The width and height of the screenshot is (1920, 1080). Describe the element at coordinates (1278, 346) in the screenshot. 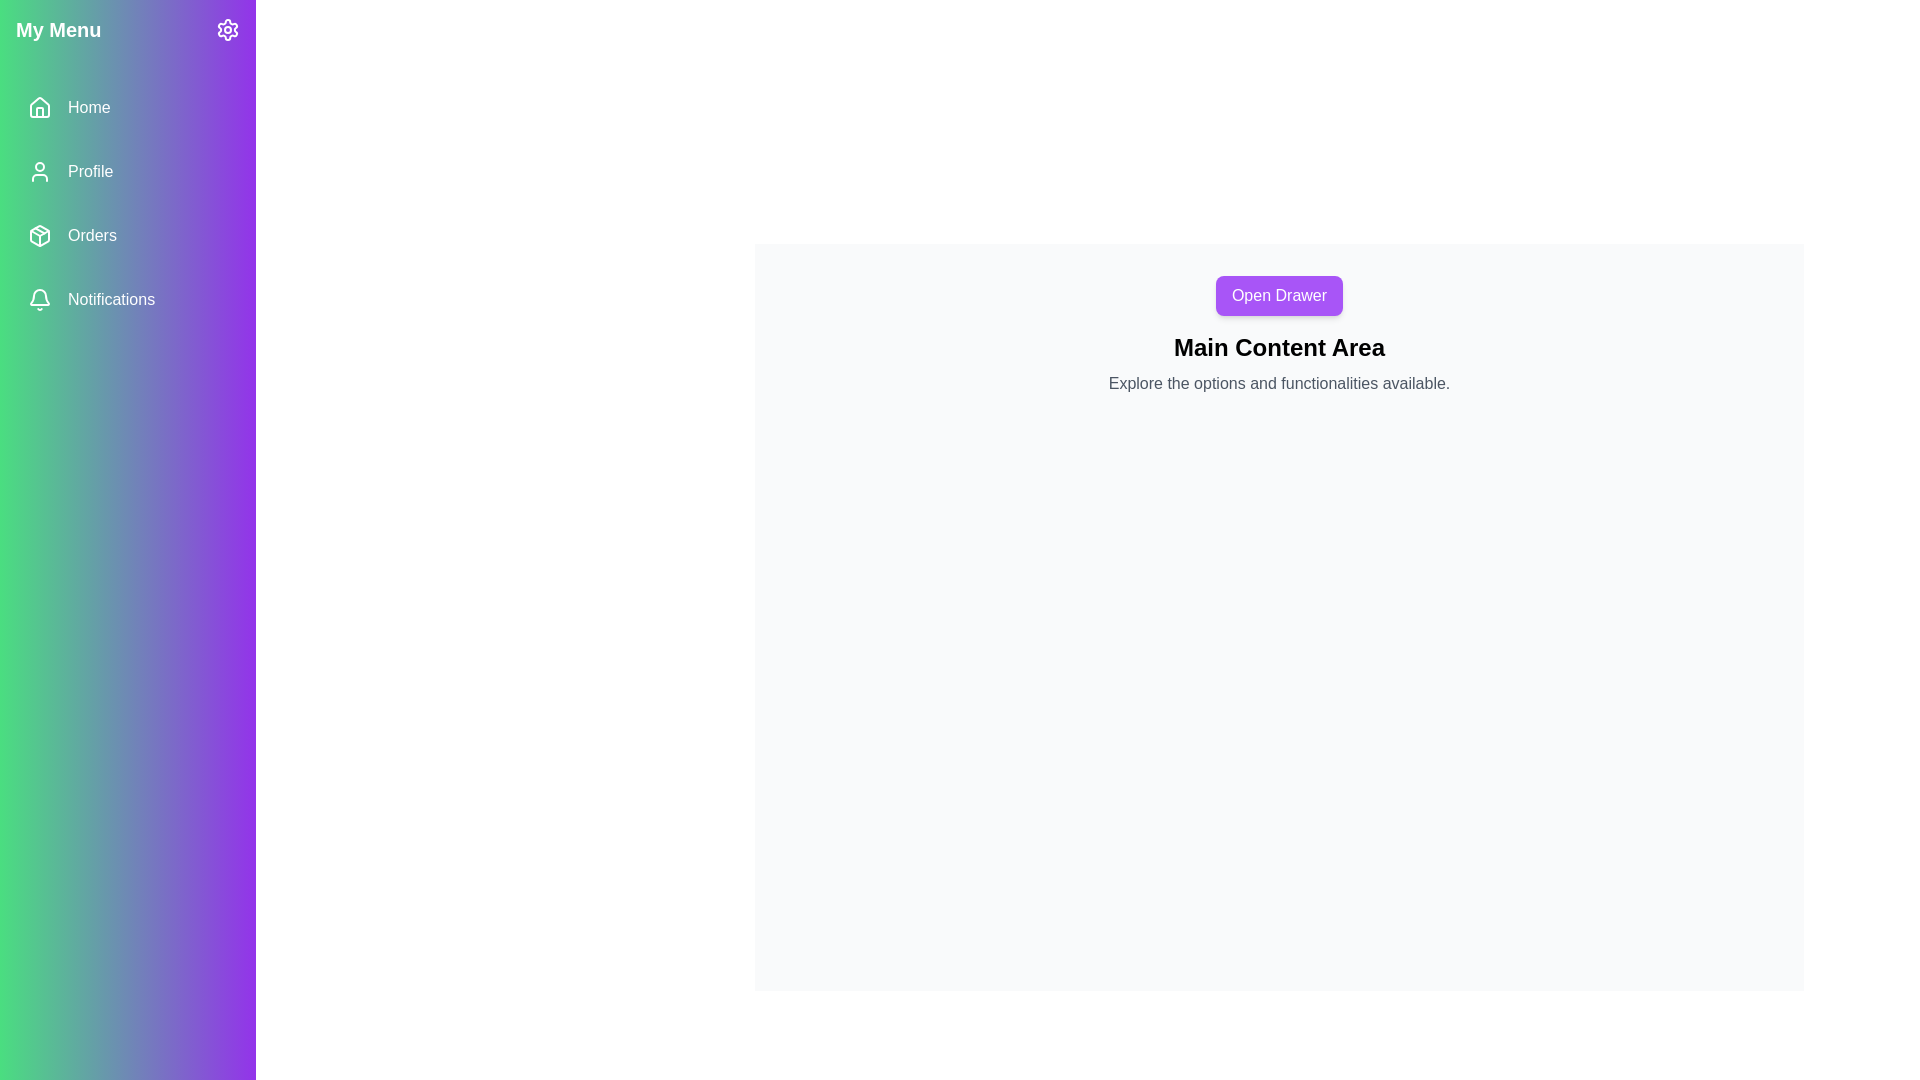

I see `the text 'Main Content Area' to highlight it` at that location.